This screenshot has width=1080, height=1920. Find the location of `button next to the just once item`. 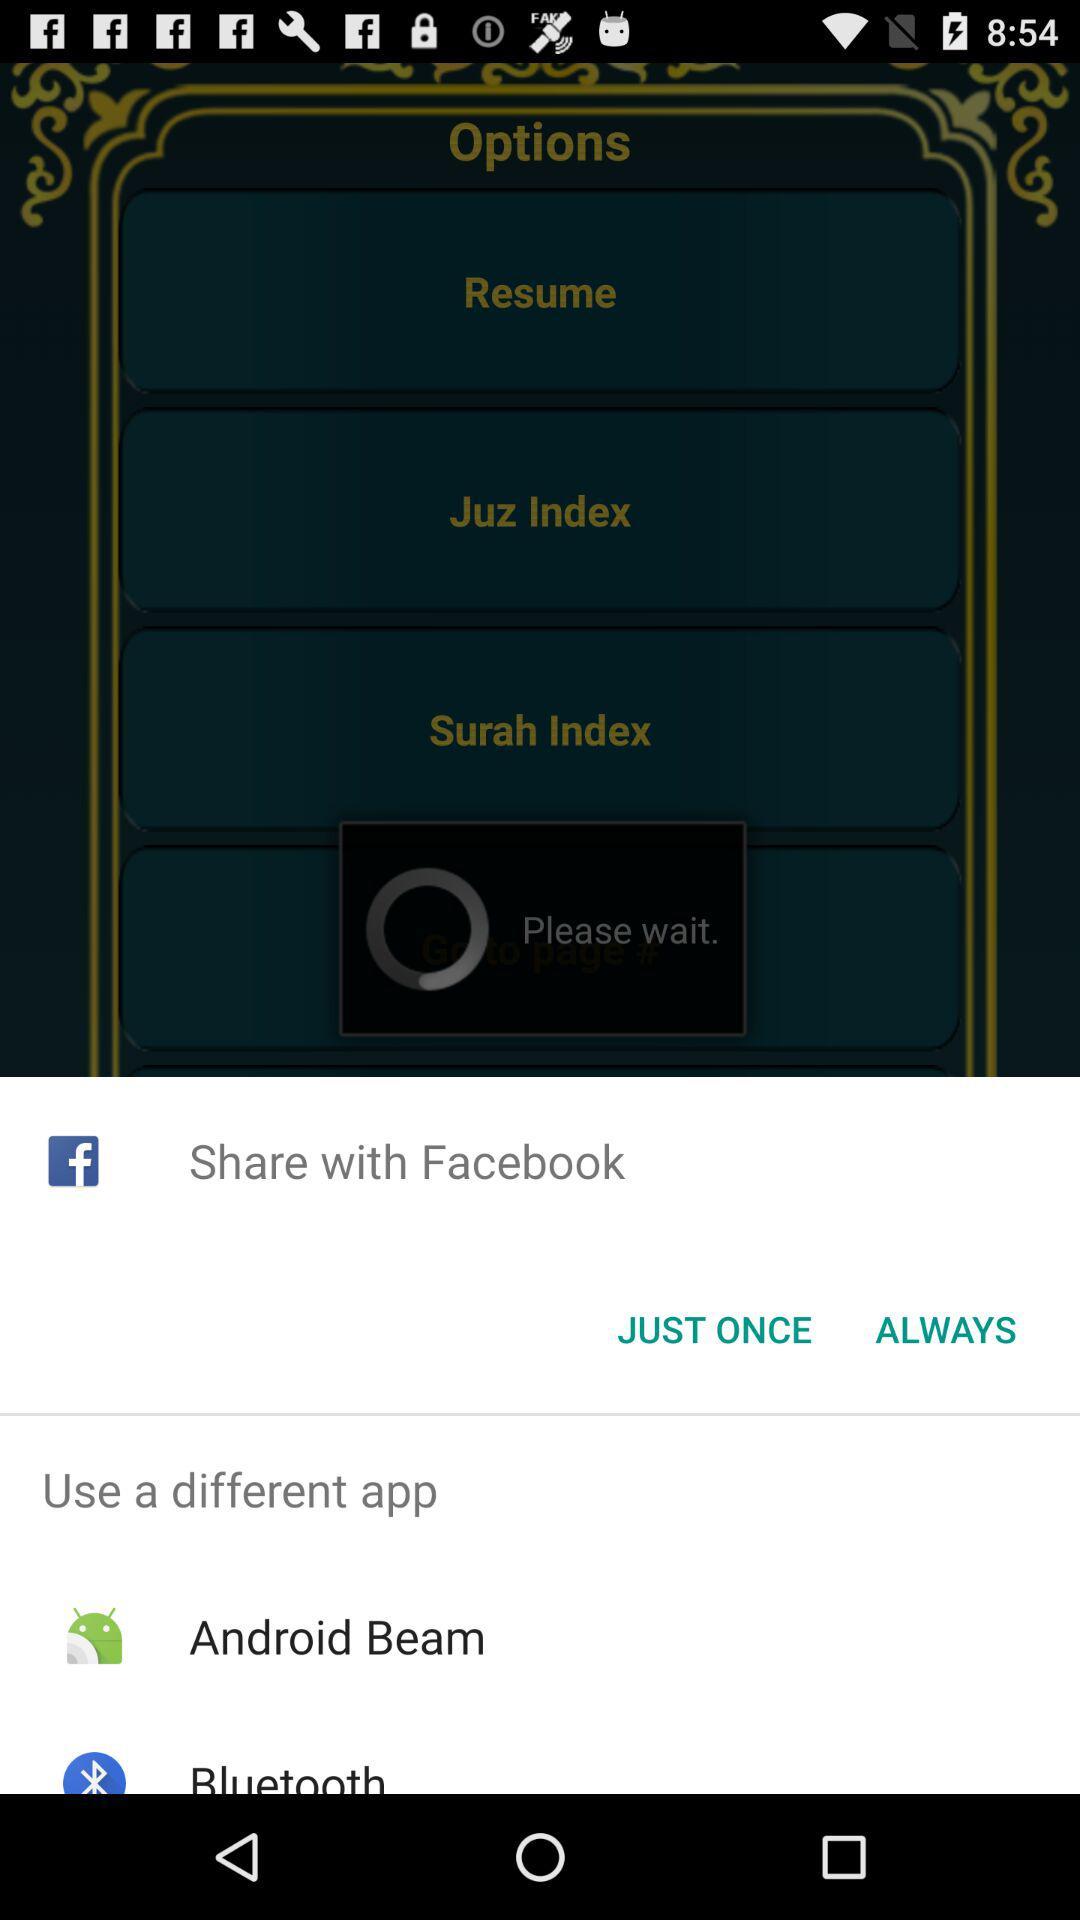

button next to the just once item is located at coordinates (945, 1329).